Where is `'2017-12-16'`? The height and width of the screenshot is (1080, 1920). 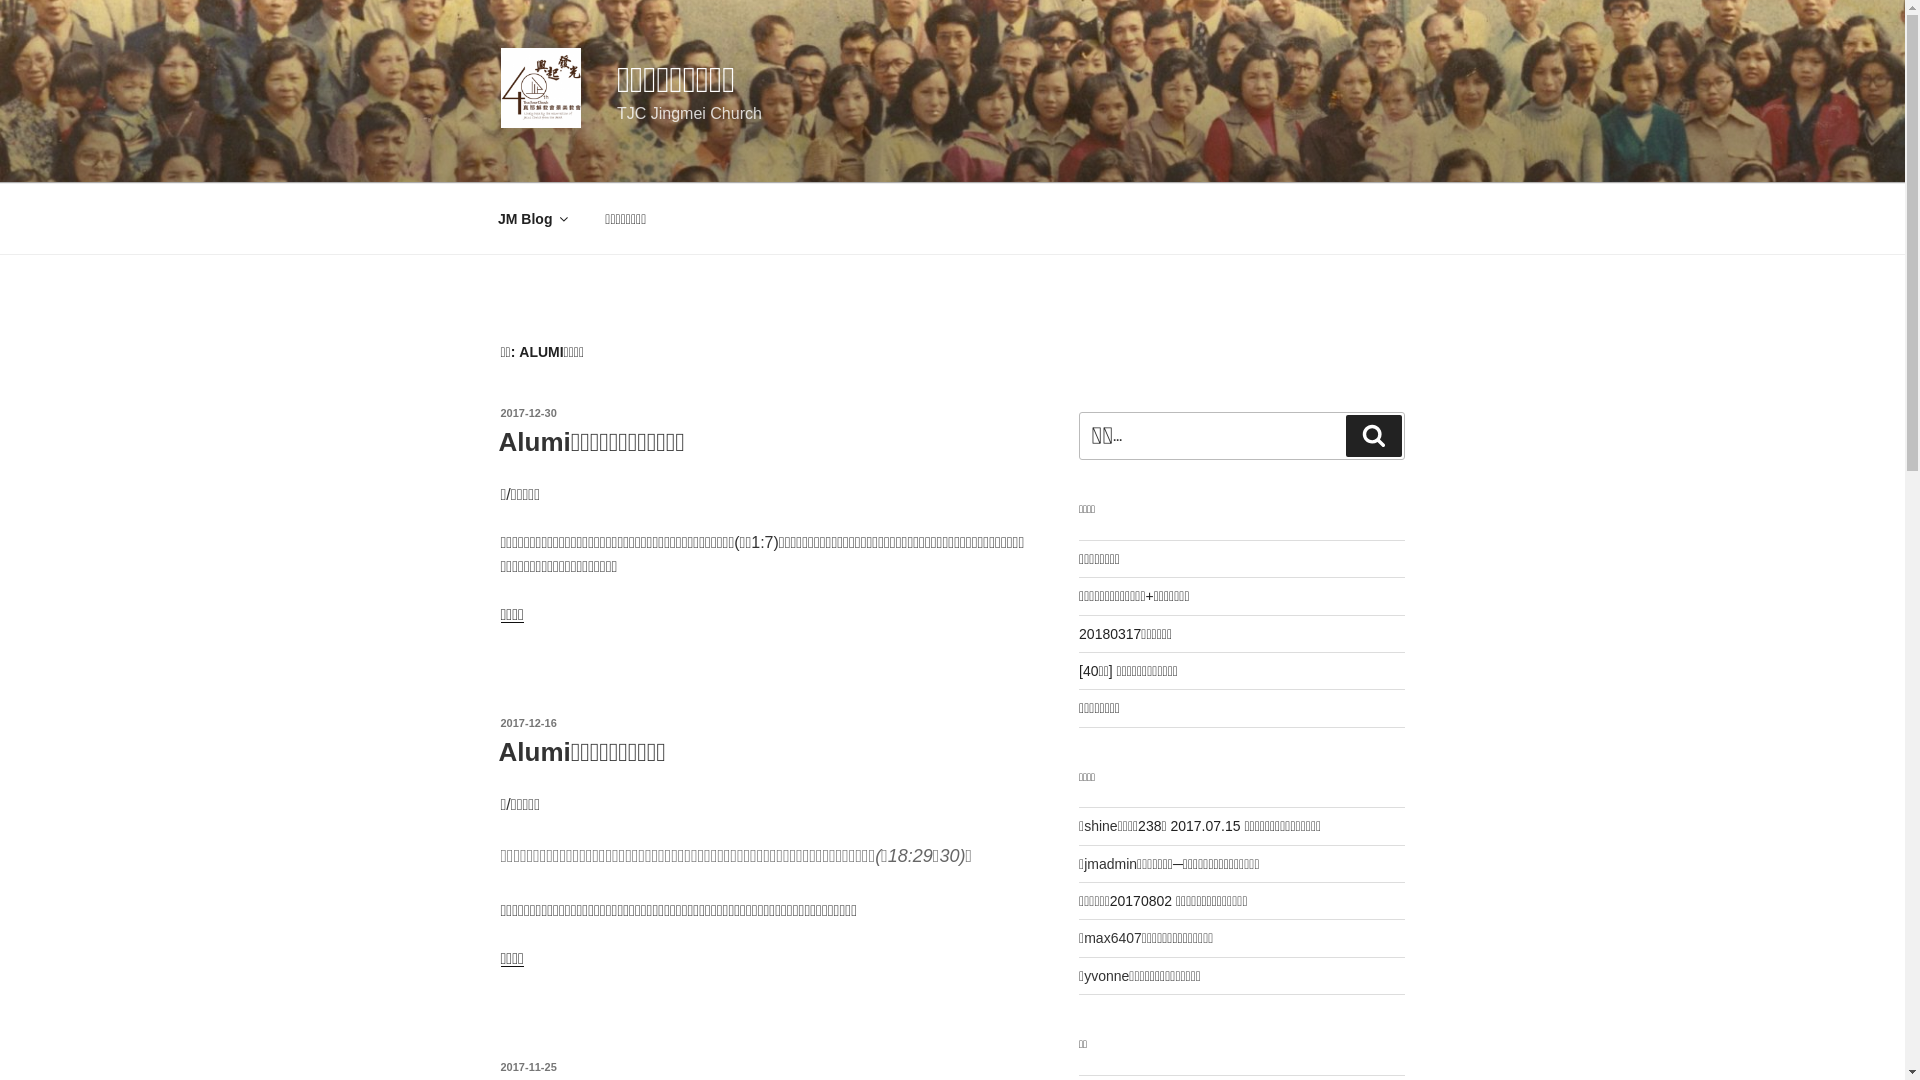
'2017-12-16' is located at coordinates (499, 722).